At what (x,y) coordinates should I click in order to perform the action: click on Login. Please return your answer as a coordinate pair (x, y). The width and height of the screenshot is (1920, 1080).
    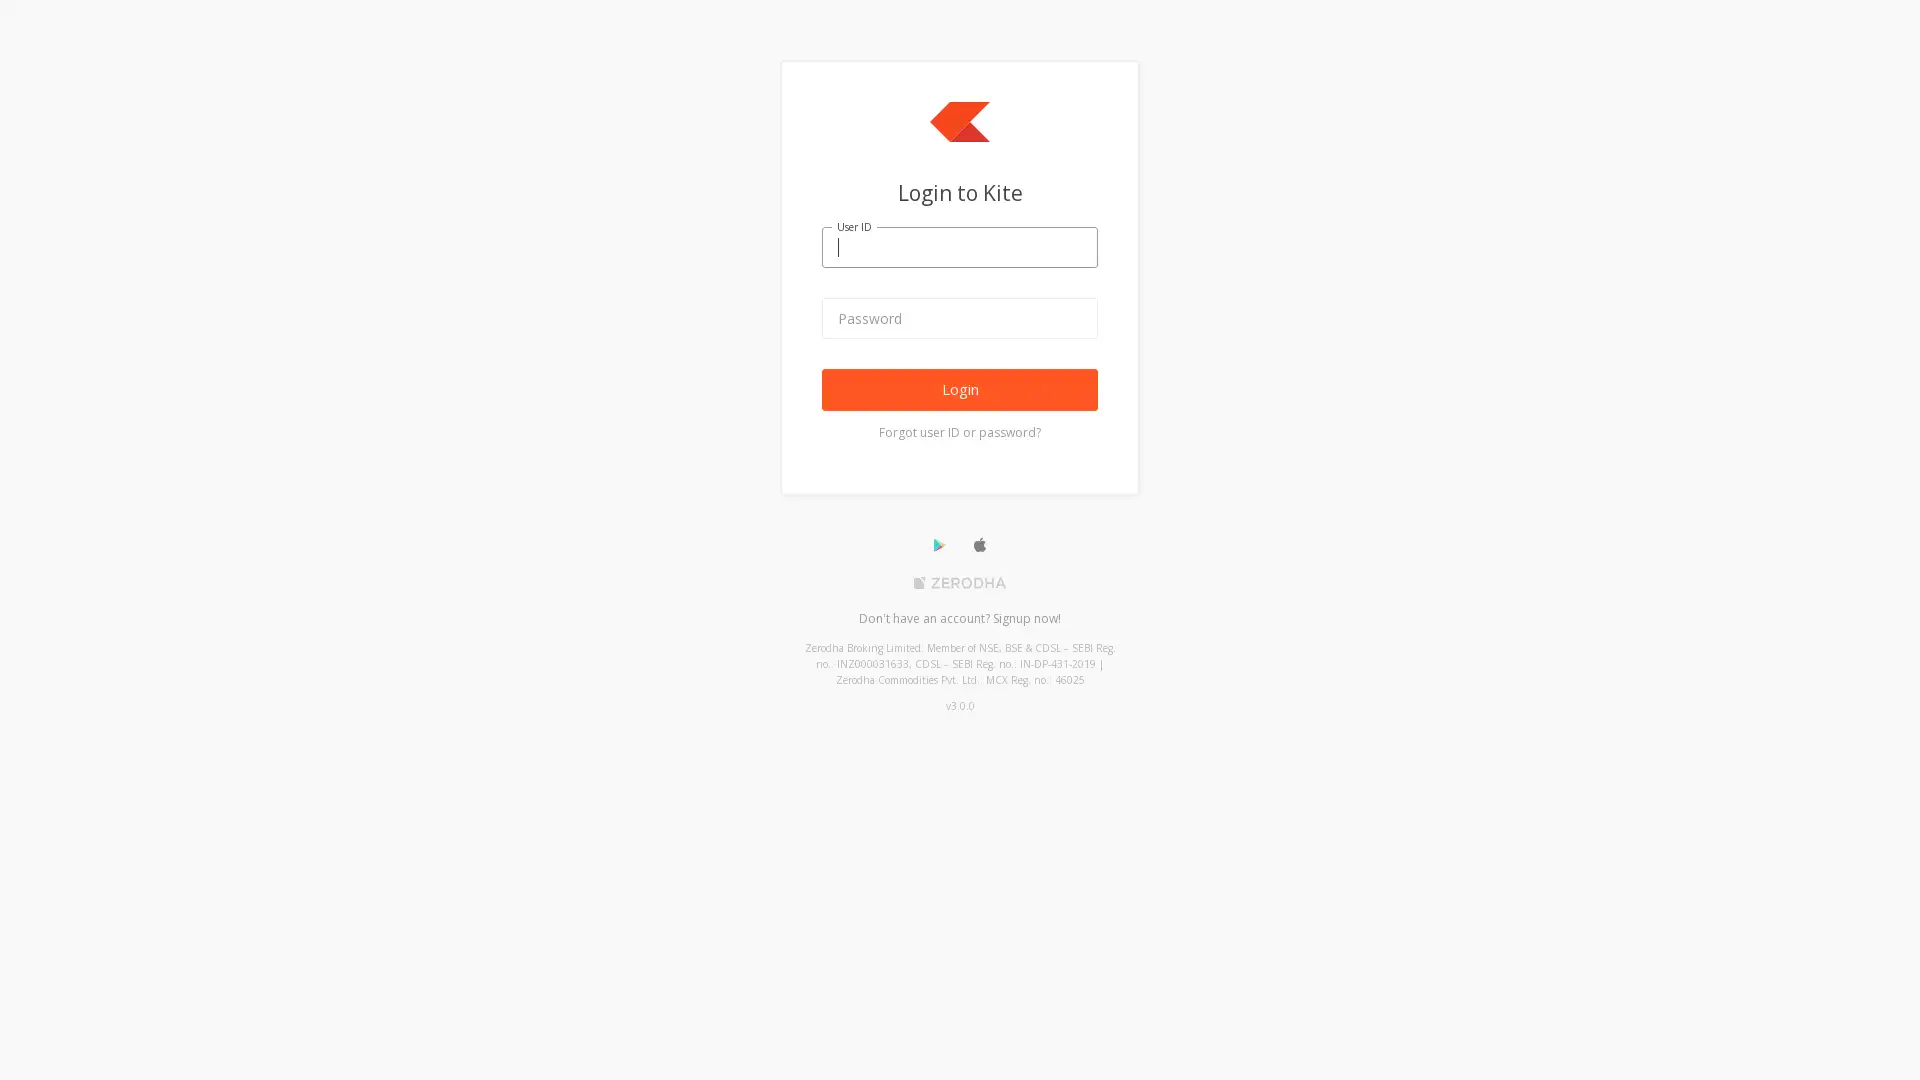
    Looking at the image, I should click on (960, 389).